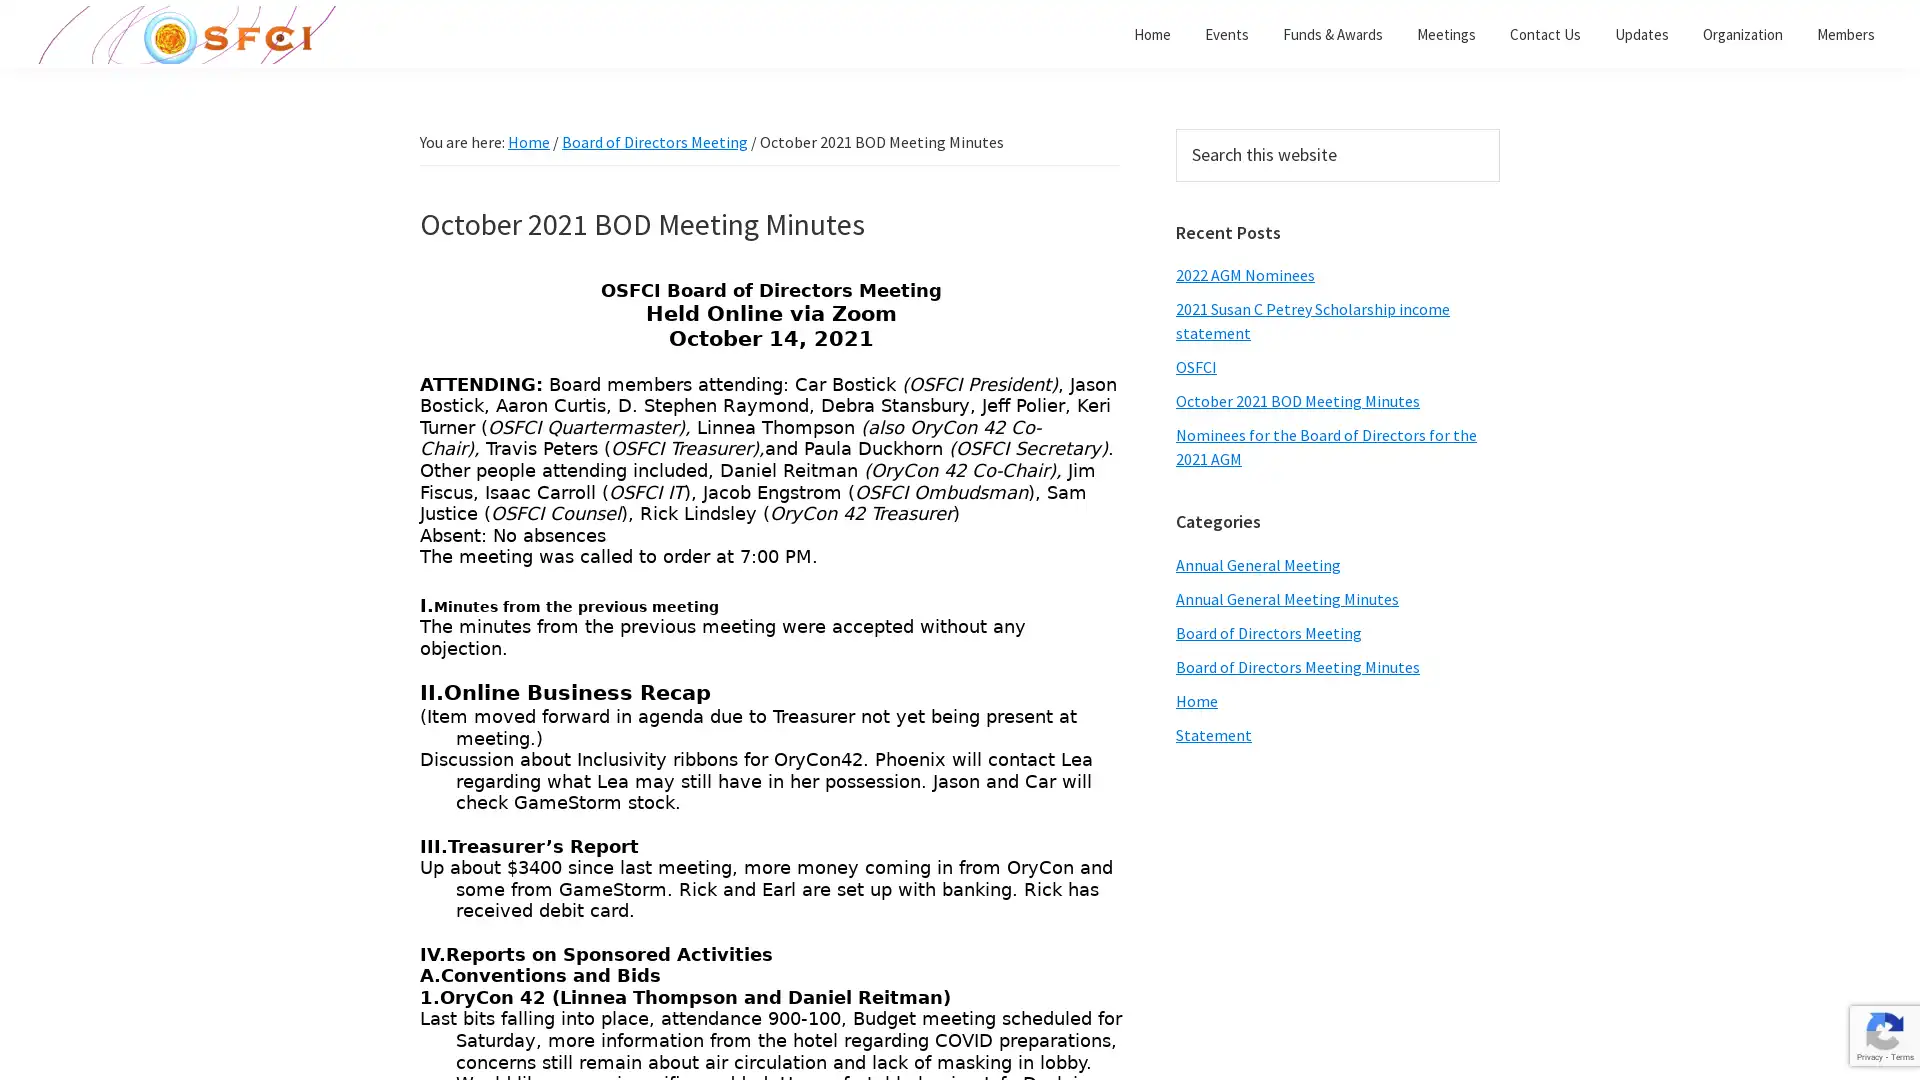 This screenshot has width=1920, height=1080. I want to click on Search, so click(1499, 128).